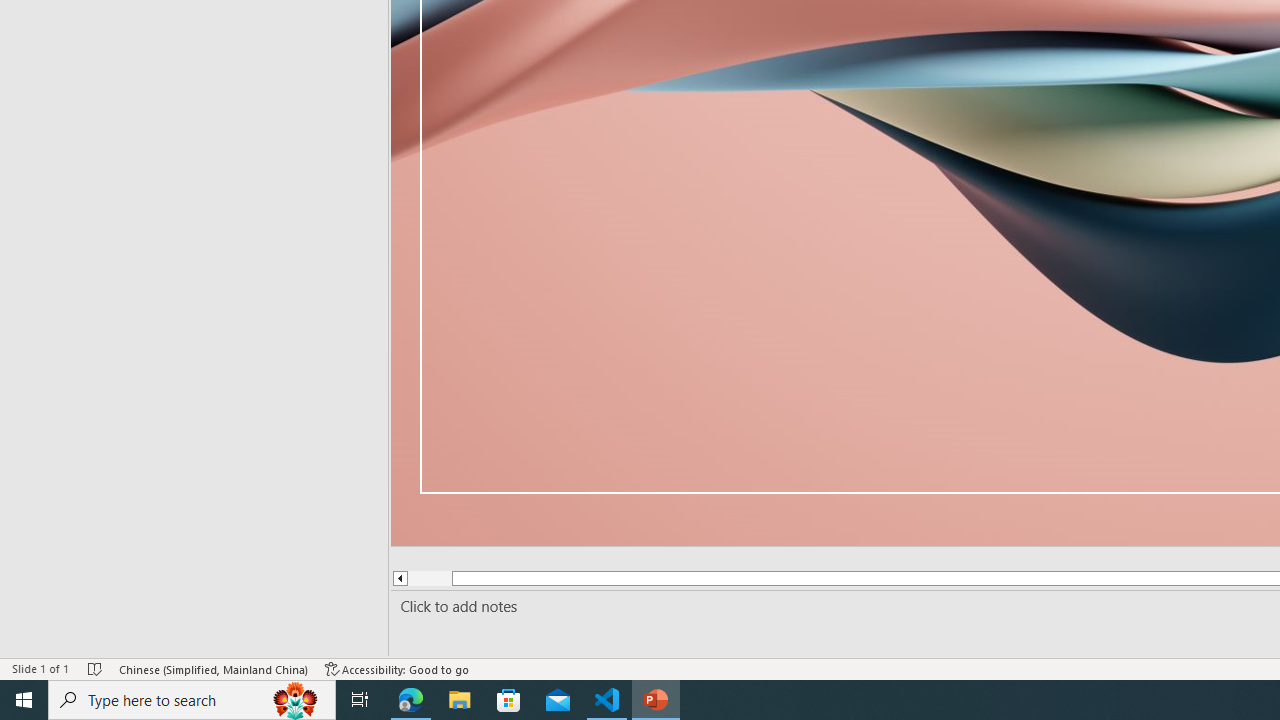 The image size is (1280, 720). I want to click on 'Accessibility Checker Accessibility: Good to go', so click(397, 669).